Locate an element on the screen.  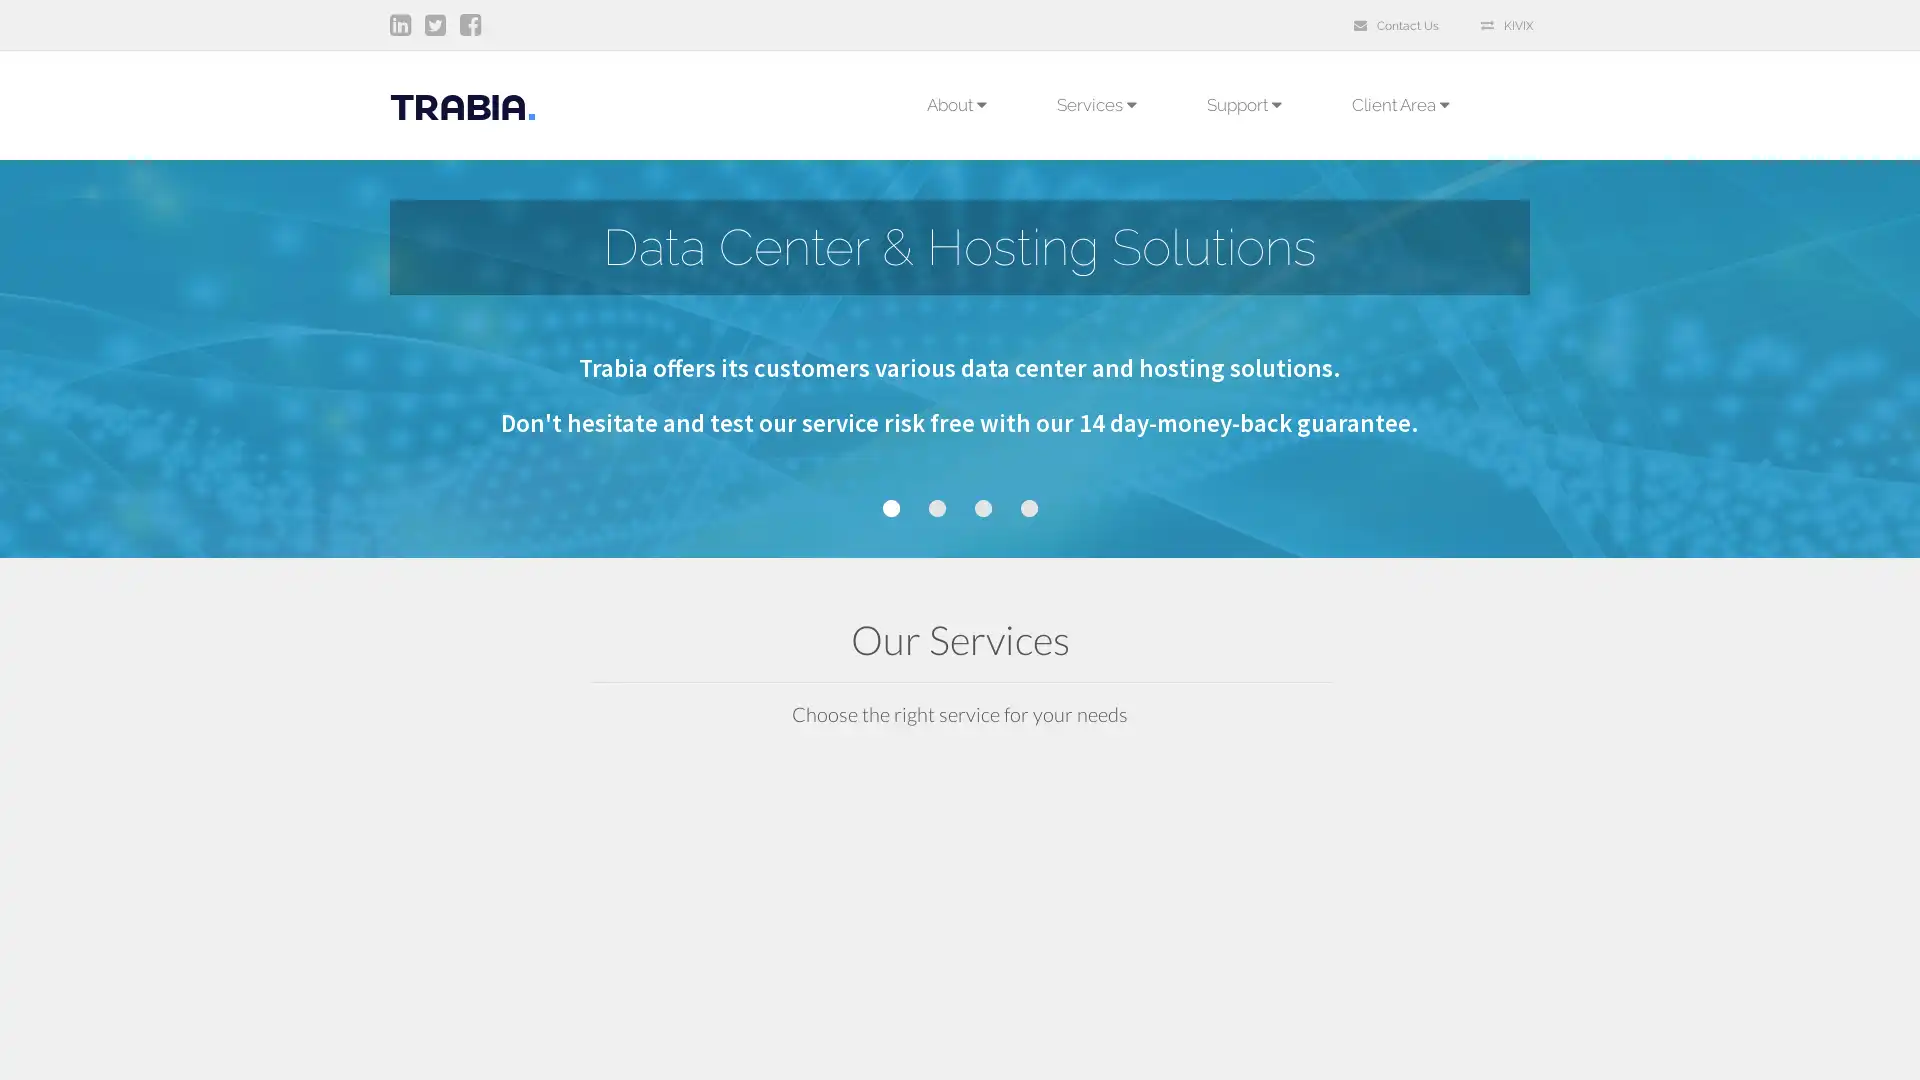
About is located at coordinates (955, 104).